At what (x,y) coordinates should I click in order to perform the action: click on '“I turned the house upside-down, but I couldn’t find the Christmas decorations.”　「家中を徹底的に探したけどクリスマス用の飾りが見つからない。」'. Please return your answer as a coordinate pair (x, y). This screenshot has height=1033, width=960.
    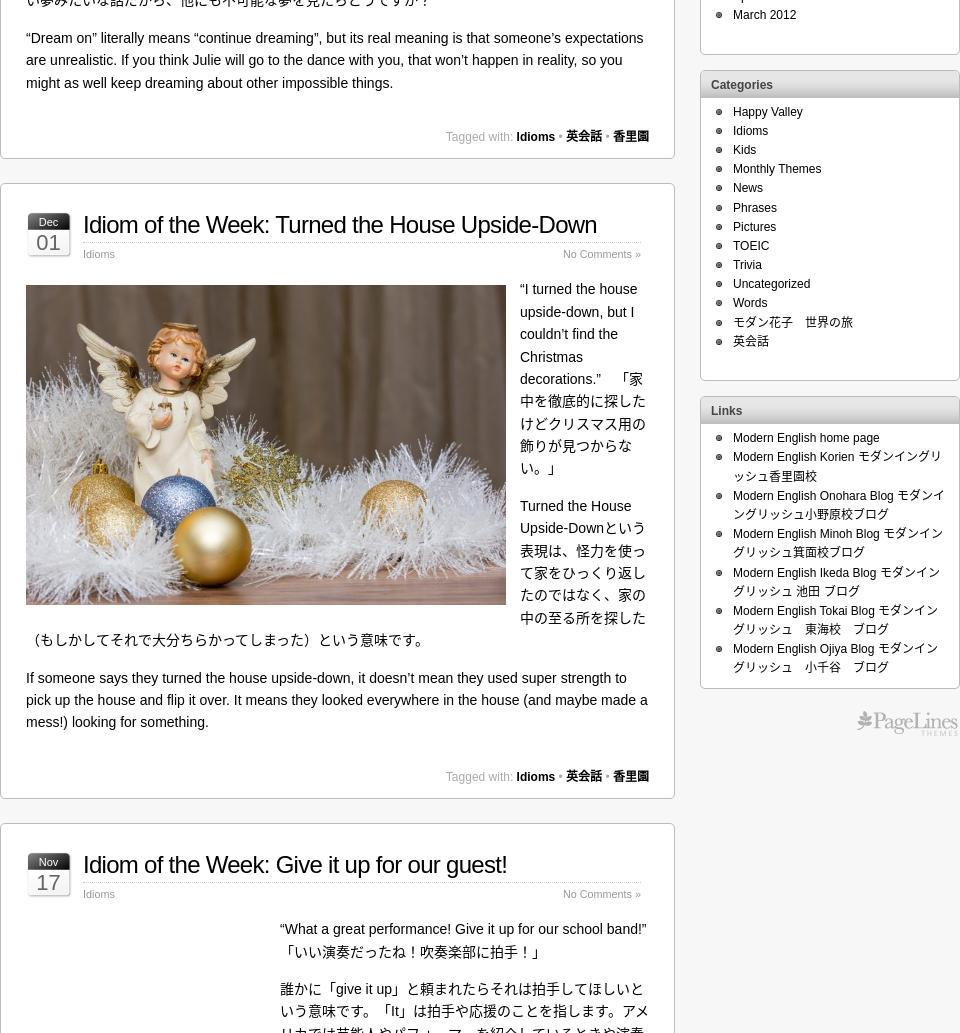
    Looking at the image, I should click on (583, 378).